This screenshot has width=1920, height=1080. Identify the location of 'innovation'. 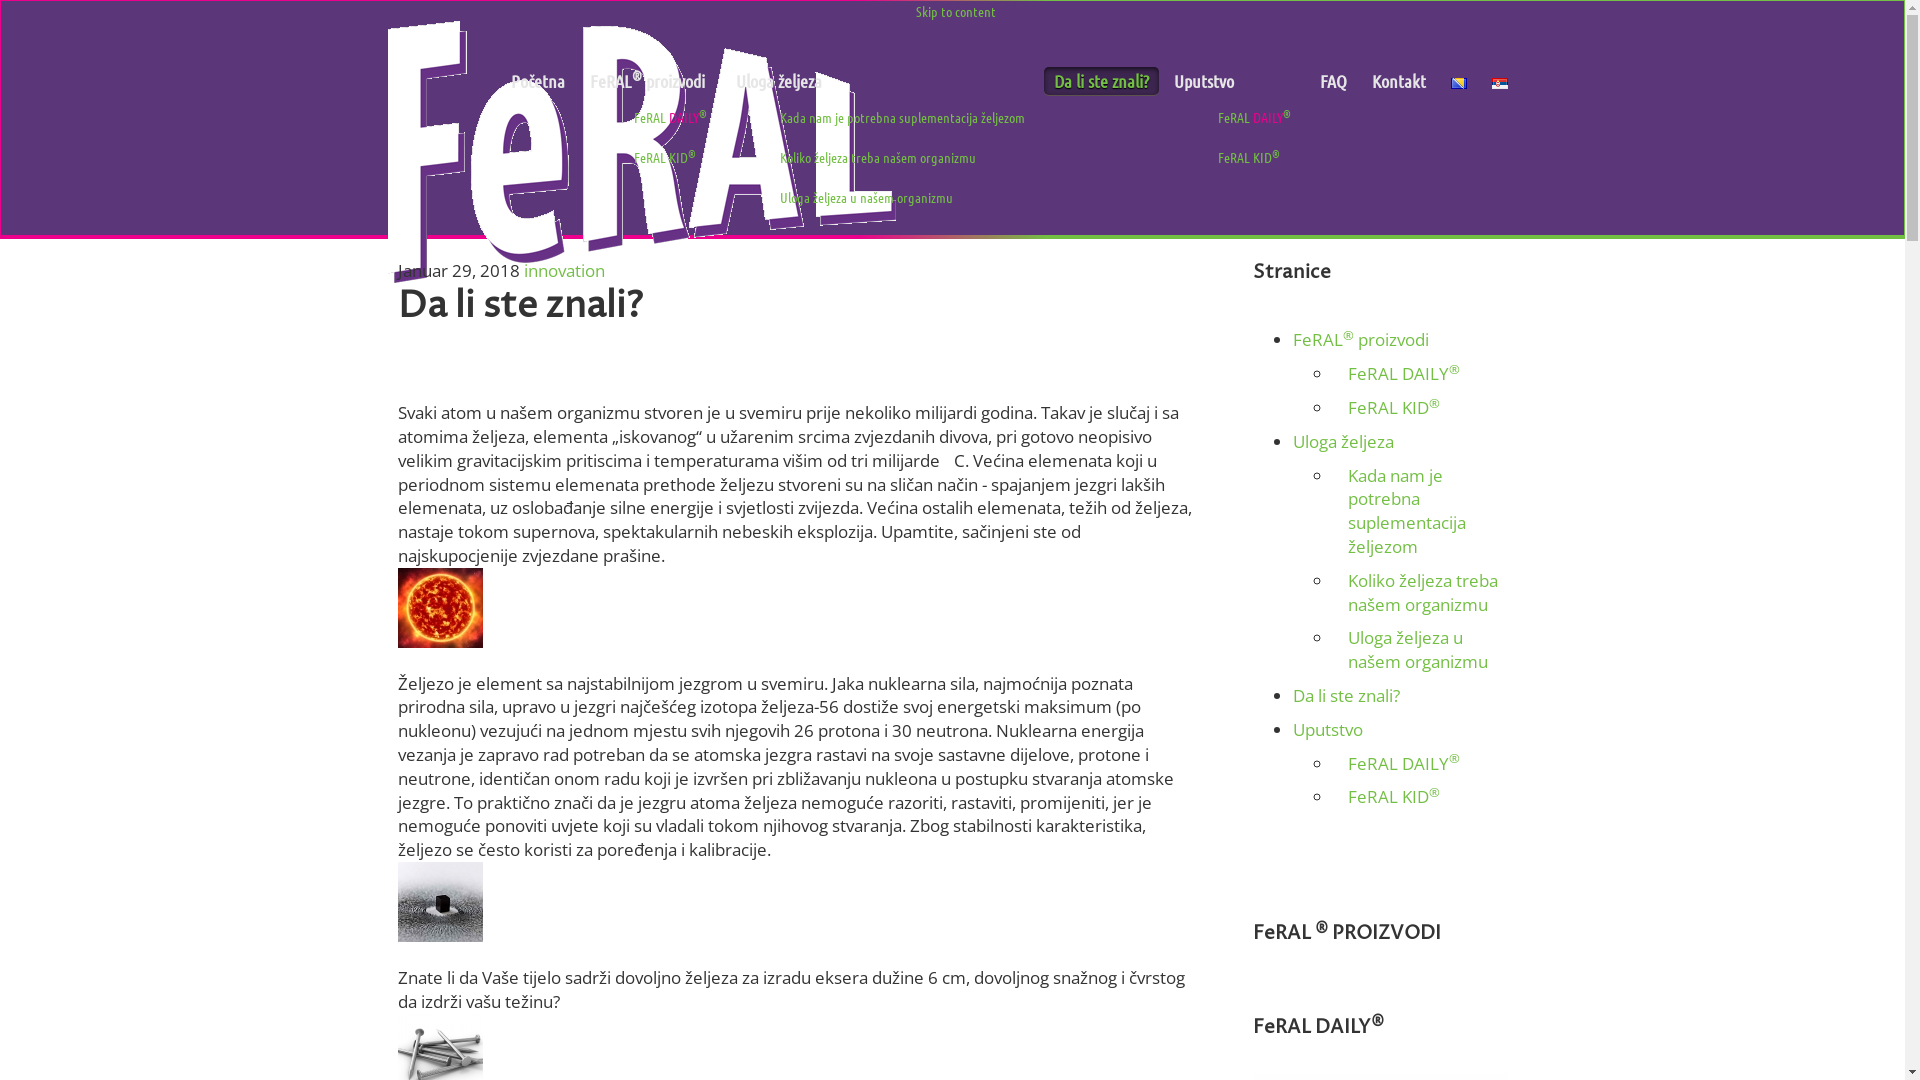
(563, 270).